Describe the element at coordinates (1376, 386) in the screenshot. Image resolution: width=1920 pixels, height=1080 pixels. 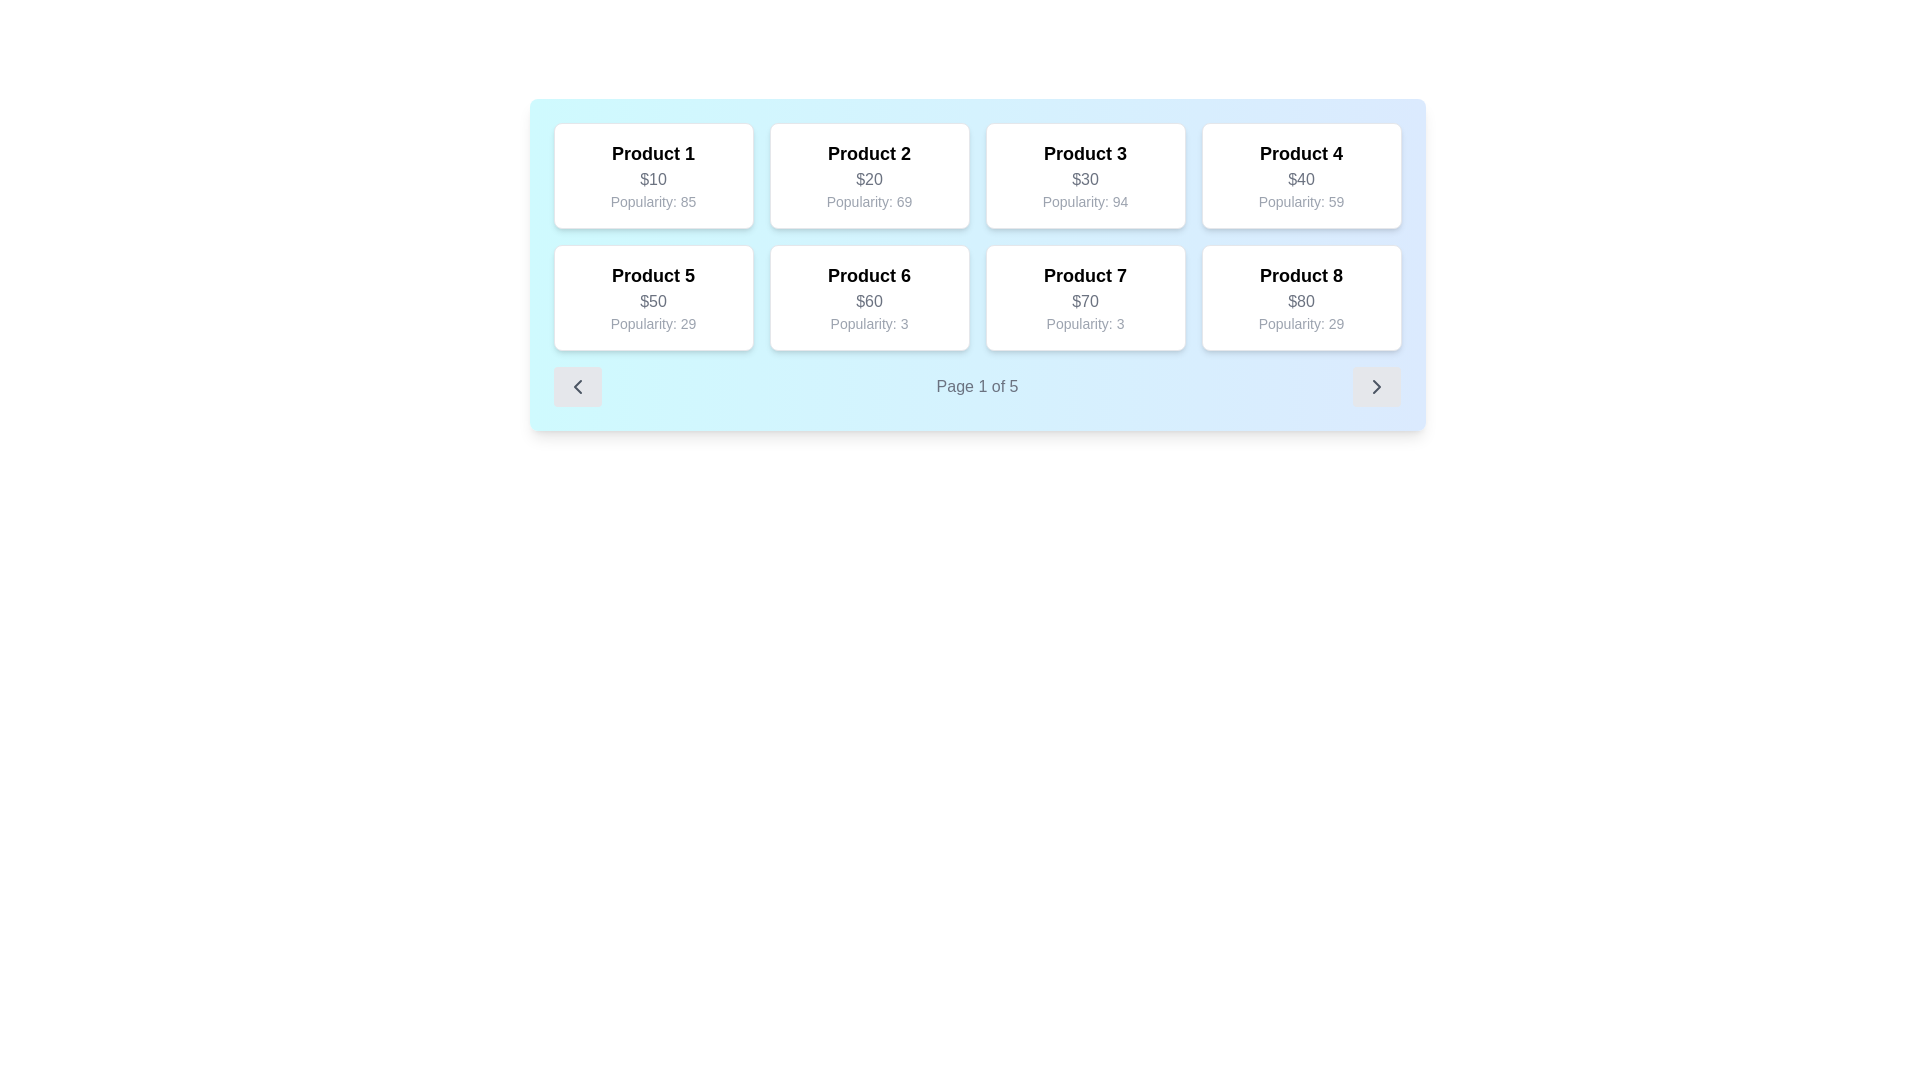
I see `the pagination button located on the right side of the interface` at that location.